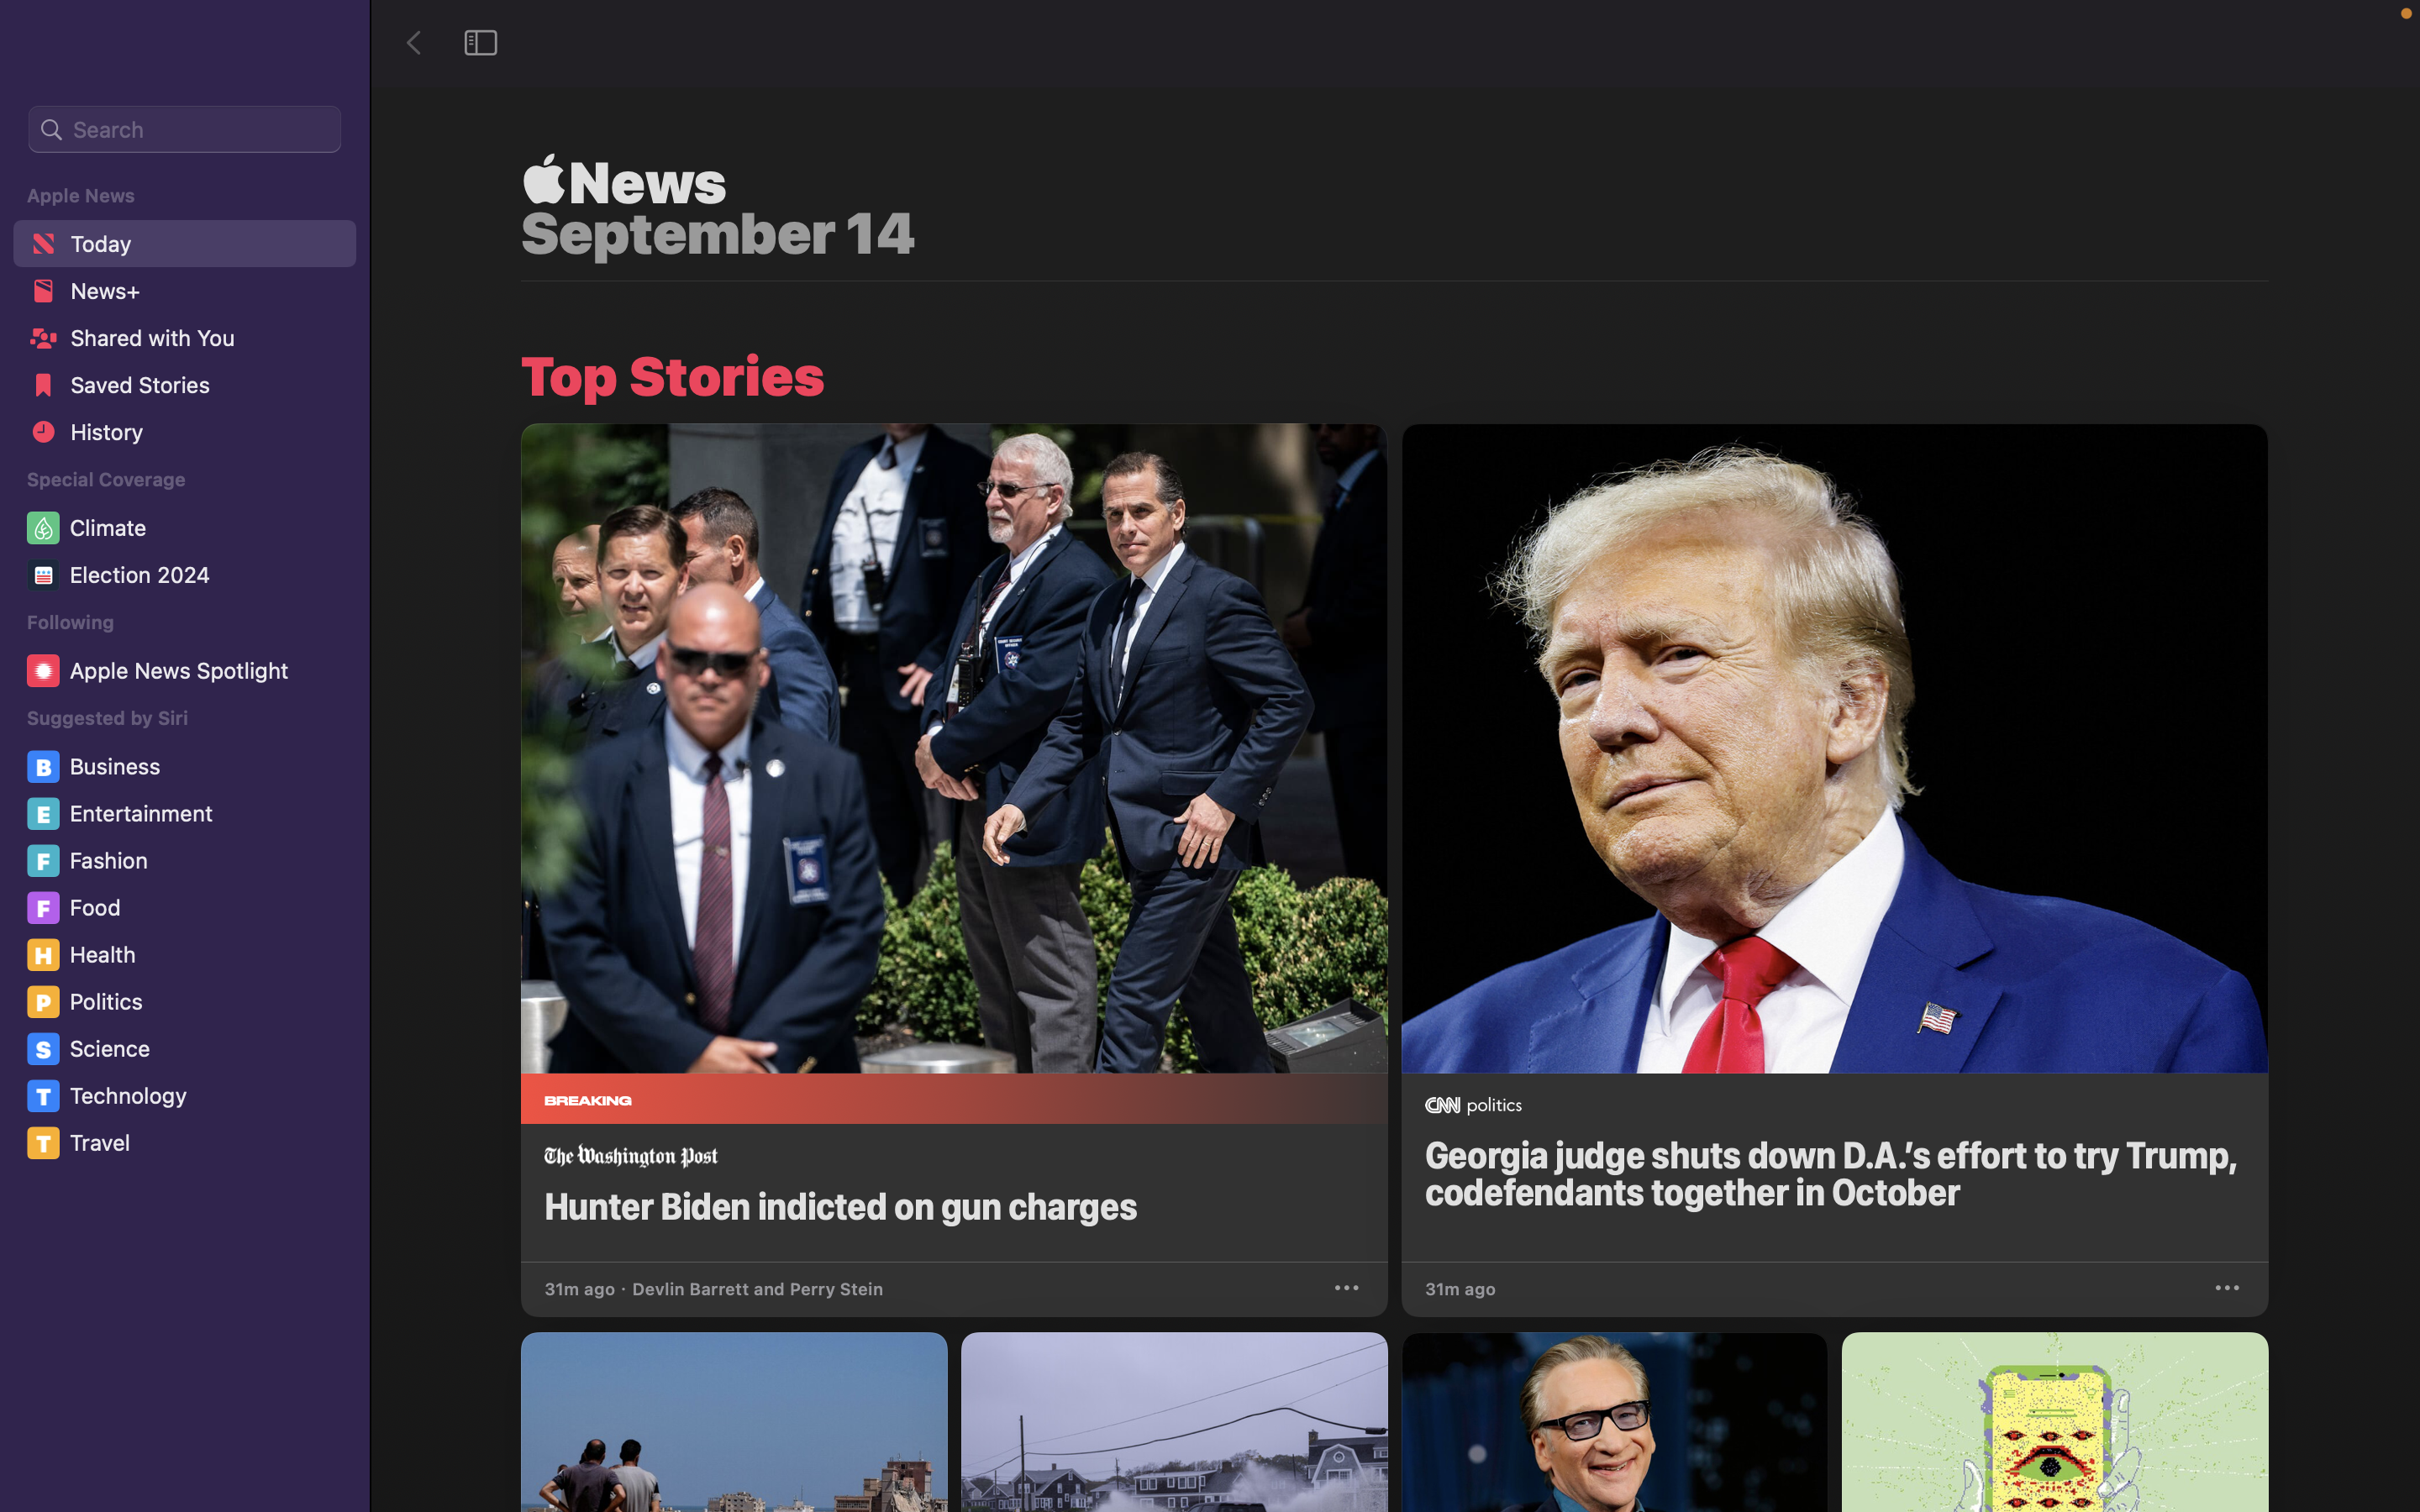  I want to click on Execute a web search for articles and news about "Covid 2020", so click(185, 129).